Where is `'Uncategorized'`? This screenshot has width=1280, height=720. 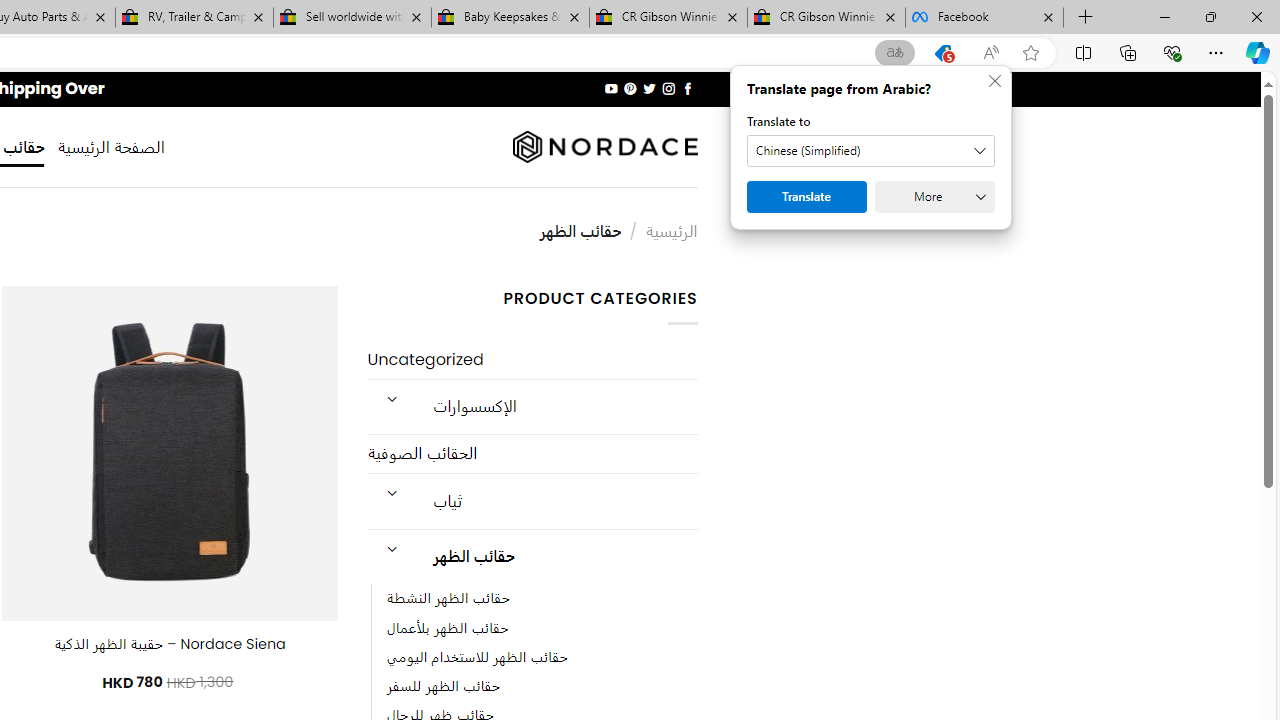
'Uncategorized' is located at coordinates (532, 360).